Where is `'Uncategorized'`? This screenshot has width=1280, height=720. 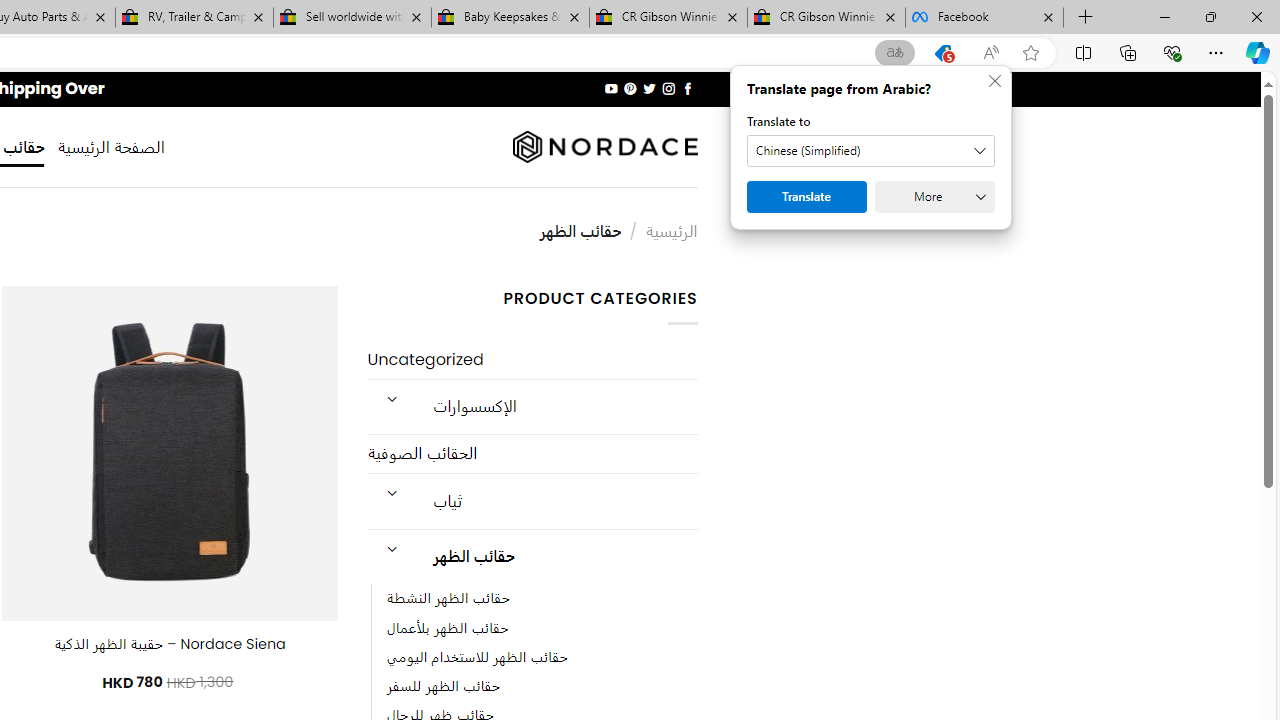
'Uncategorized' is located at coordinates (532, 360).